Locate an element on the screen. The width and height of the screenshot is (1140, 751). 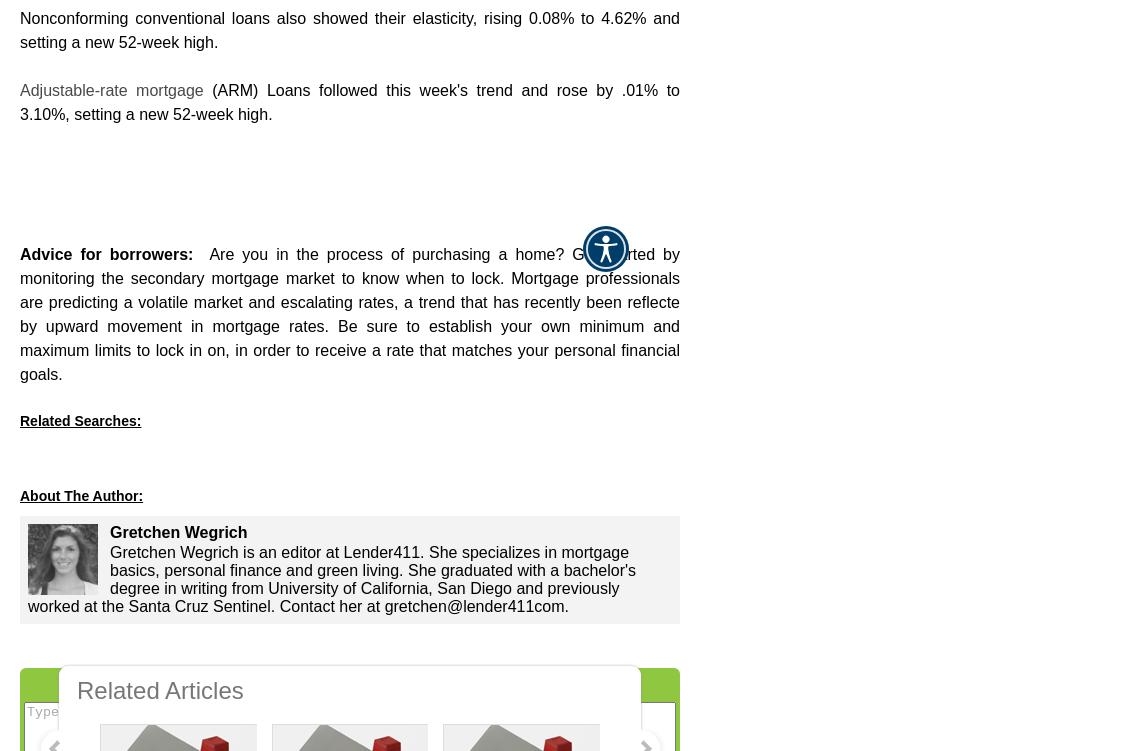
'Didn't find the answer you wanted? Ask one of your own.' is located at coordinates (349, 686).